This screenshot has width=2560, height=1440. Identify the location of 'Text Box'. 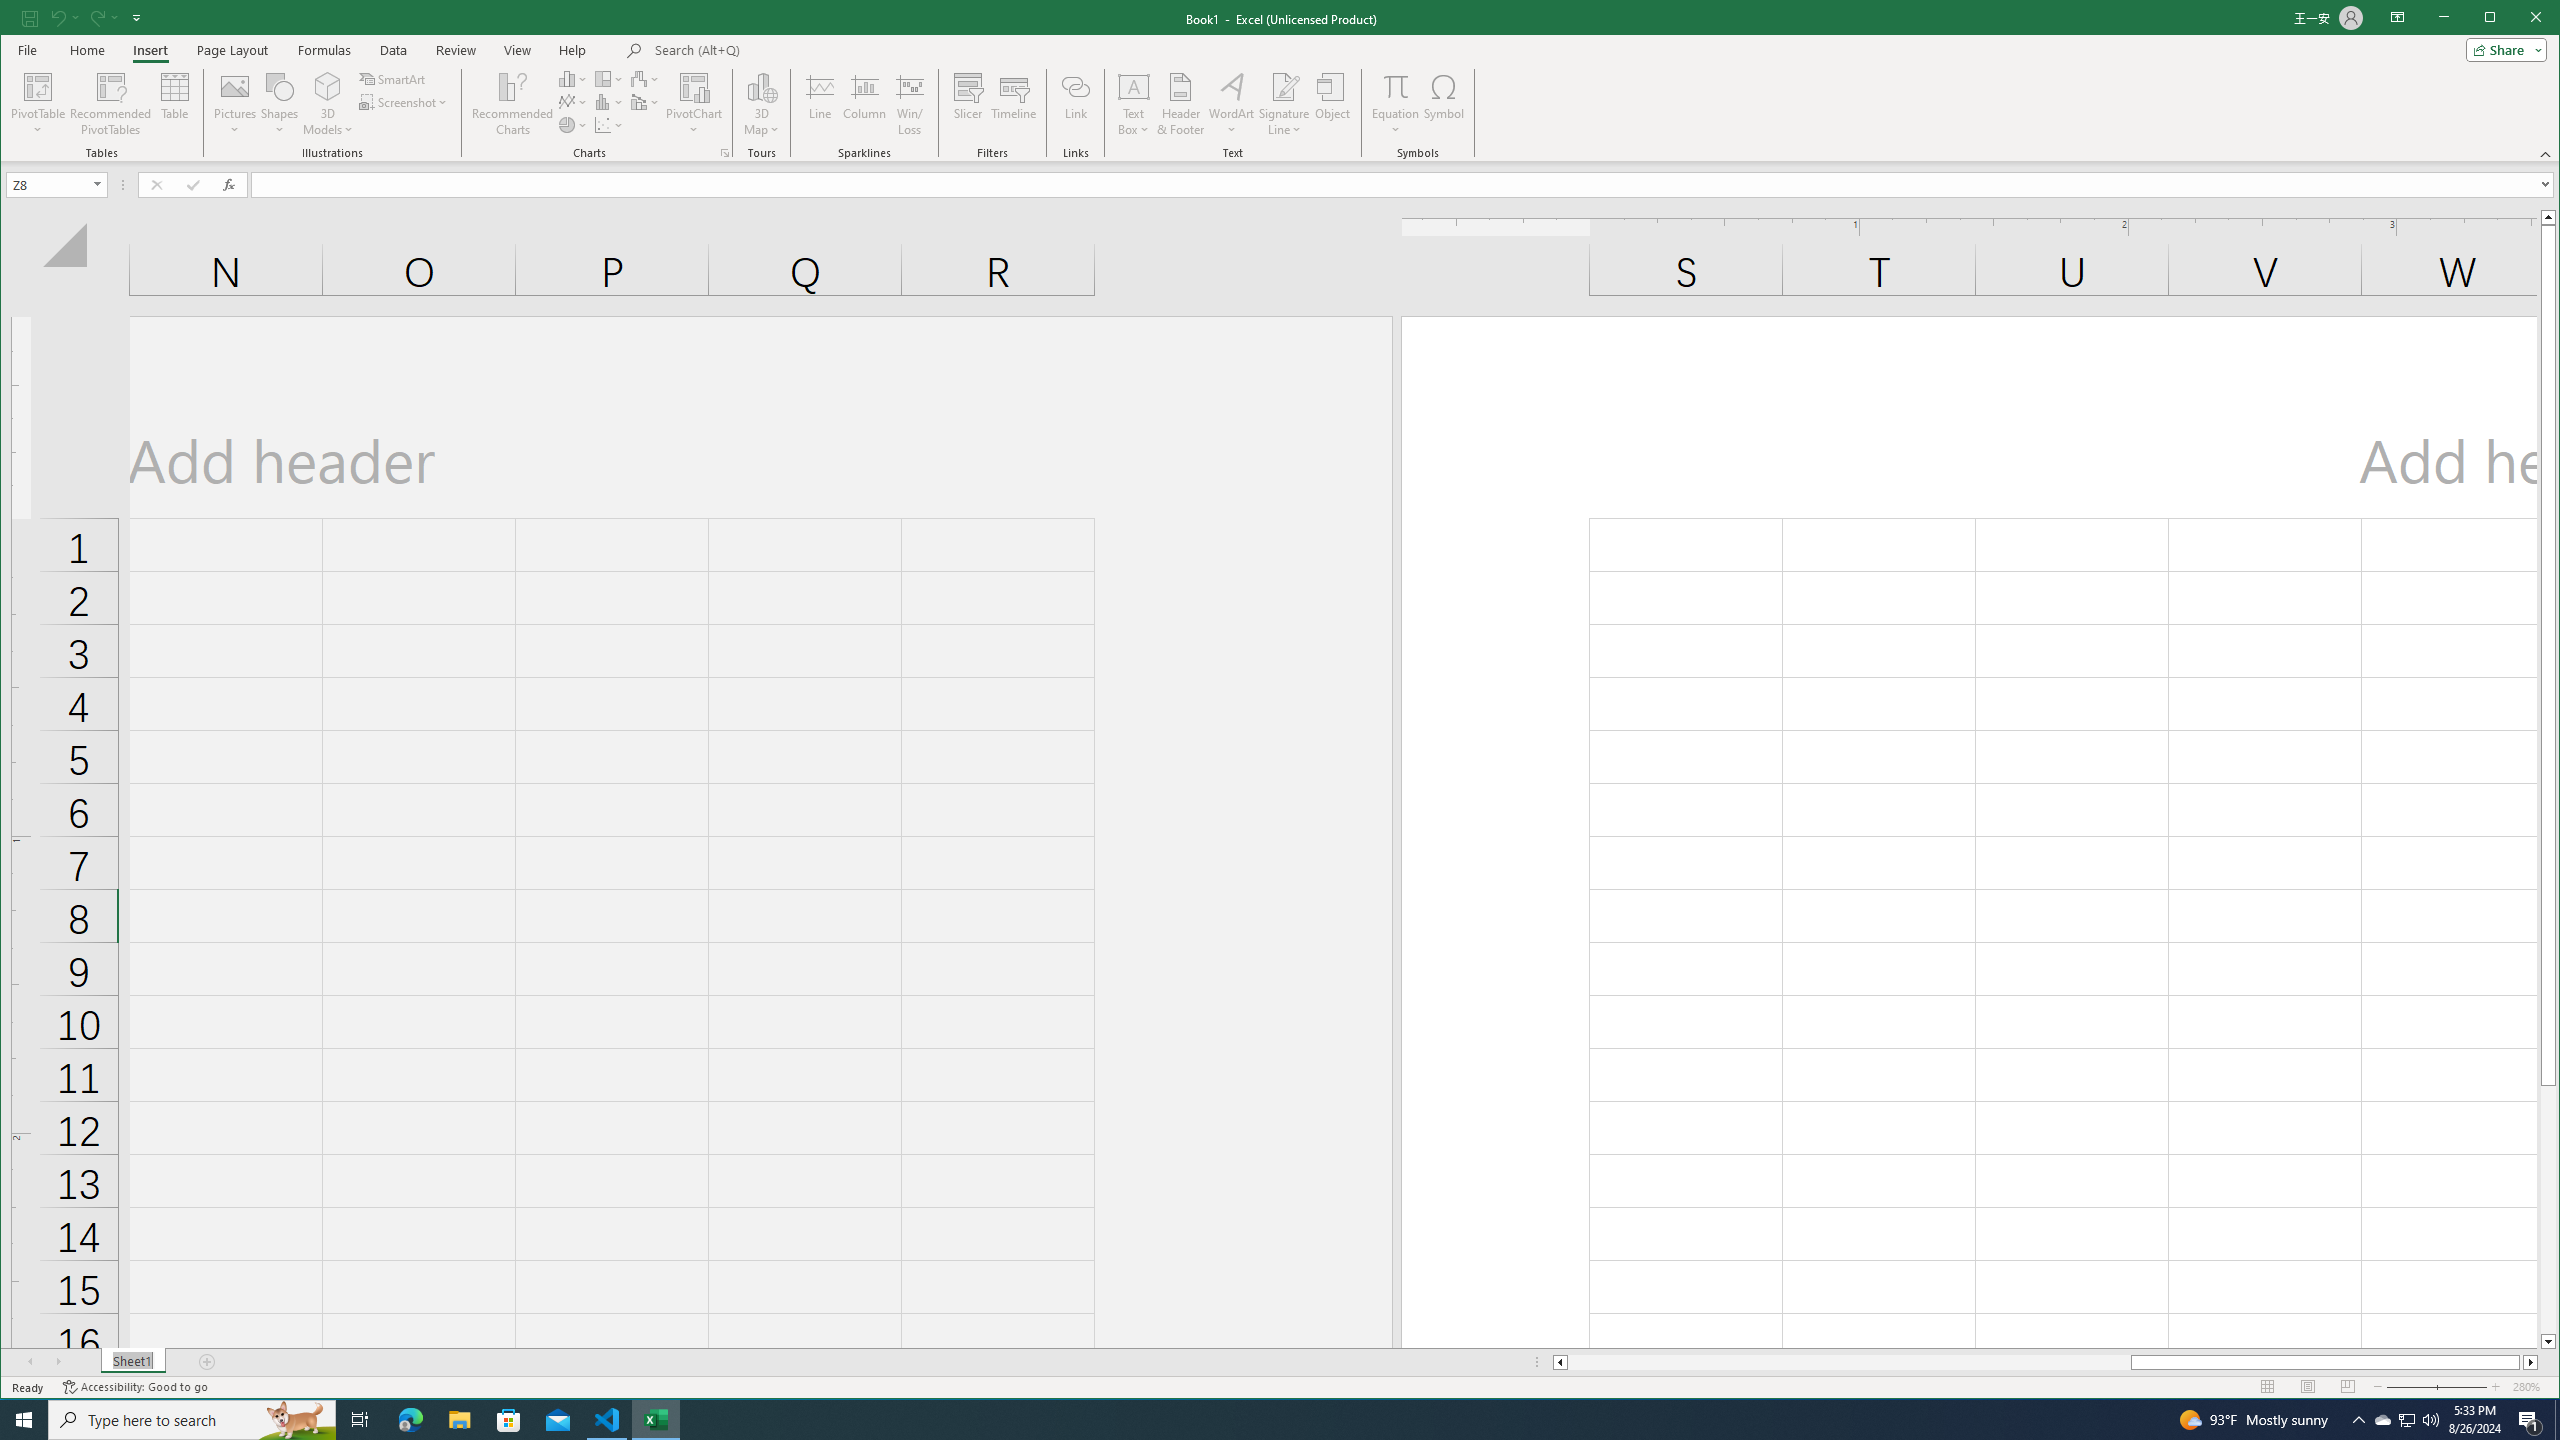
(1133, 103).